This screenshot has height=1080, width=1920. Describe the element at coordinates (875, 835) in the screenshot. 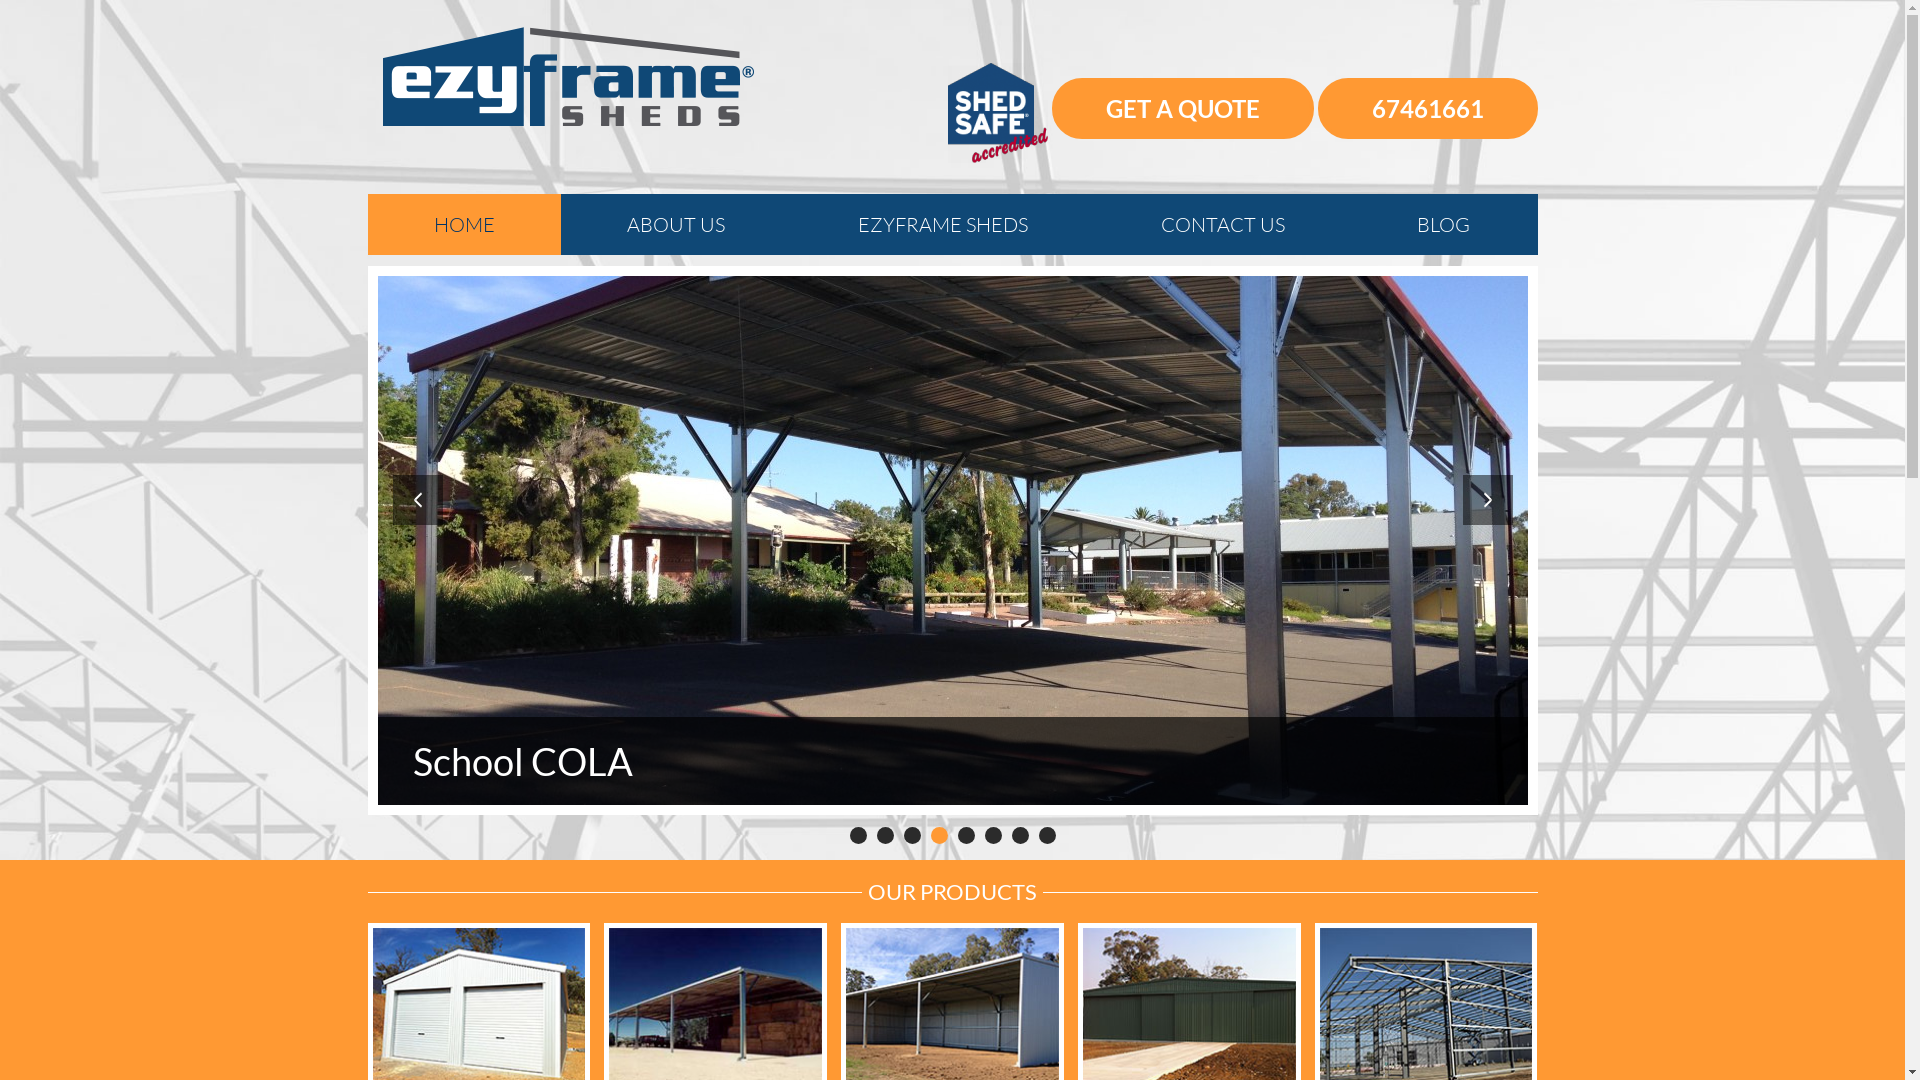

I see `'2'` at that location.